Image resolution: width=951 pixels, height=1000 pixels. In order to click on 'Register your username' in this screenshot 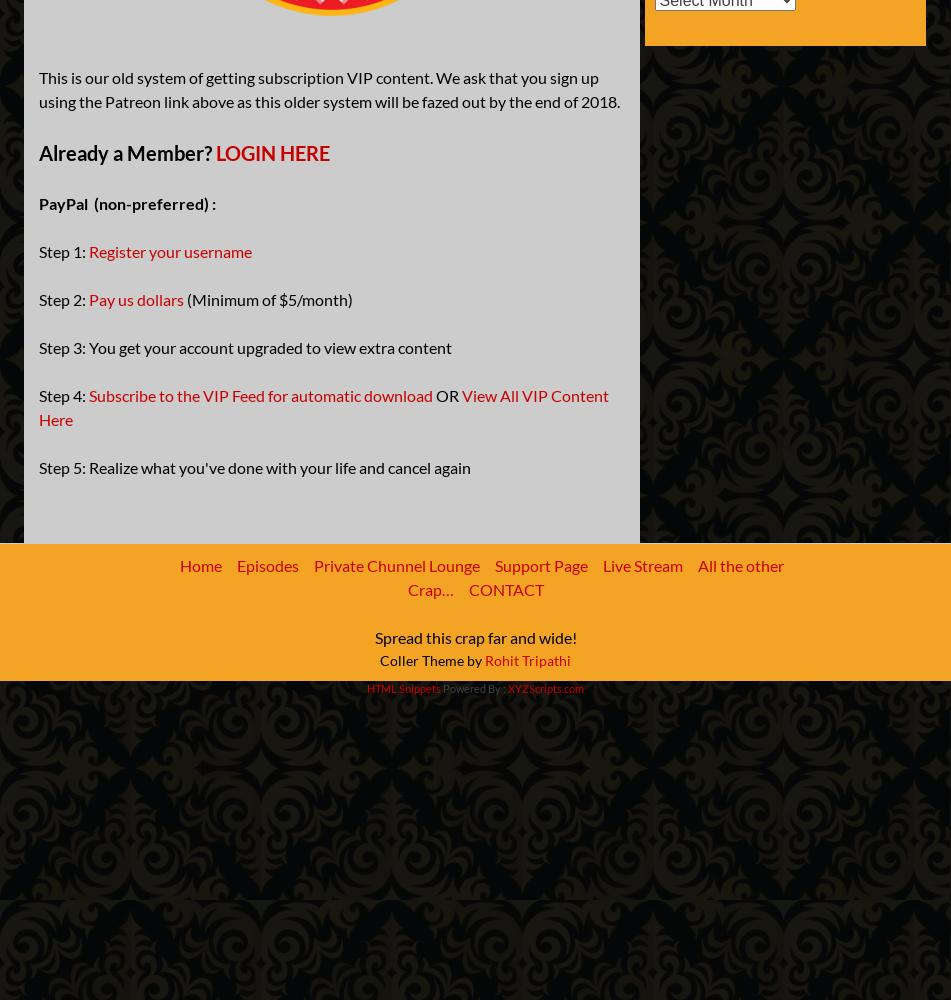, I will do `click(169, 251)`.